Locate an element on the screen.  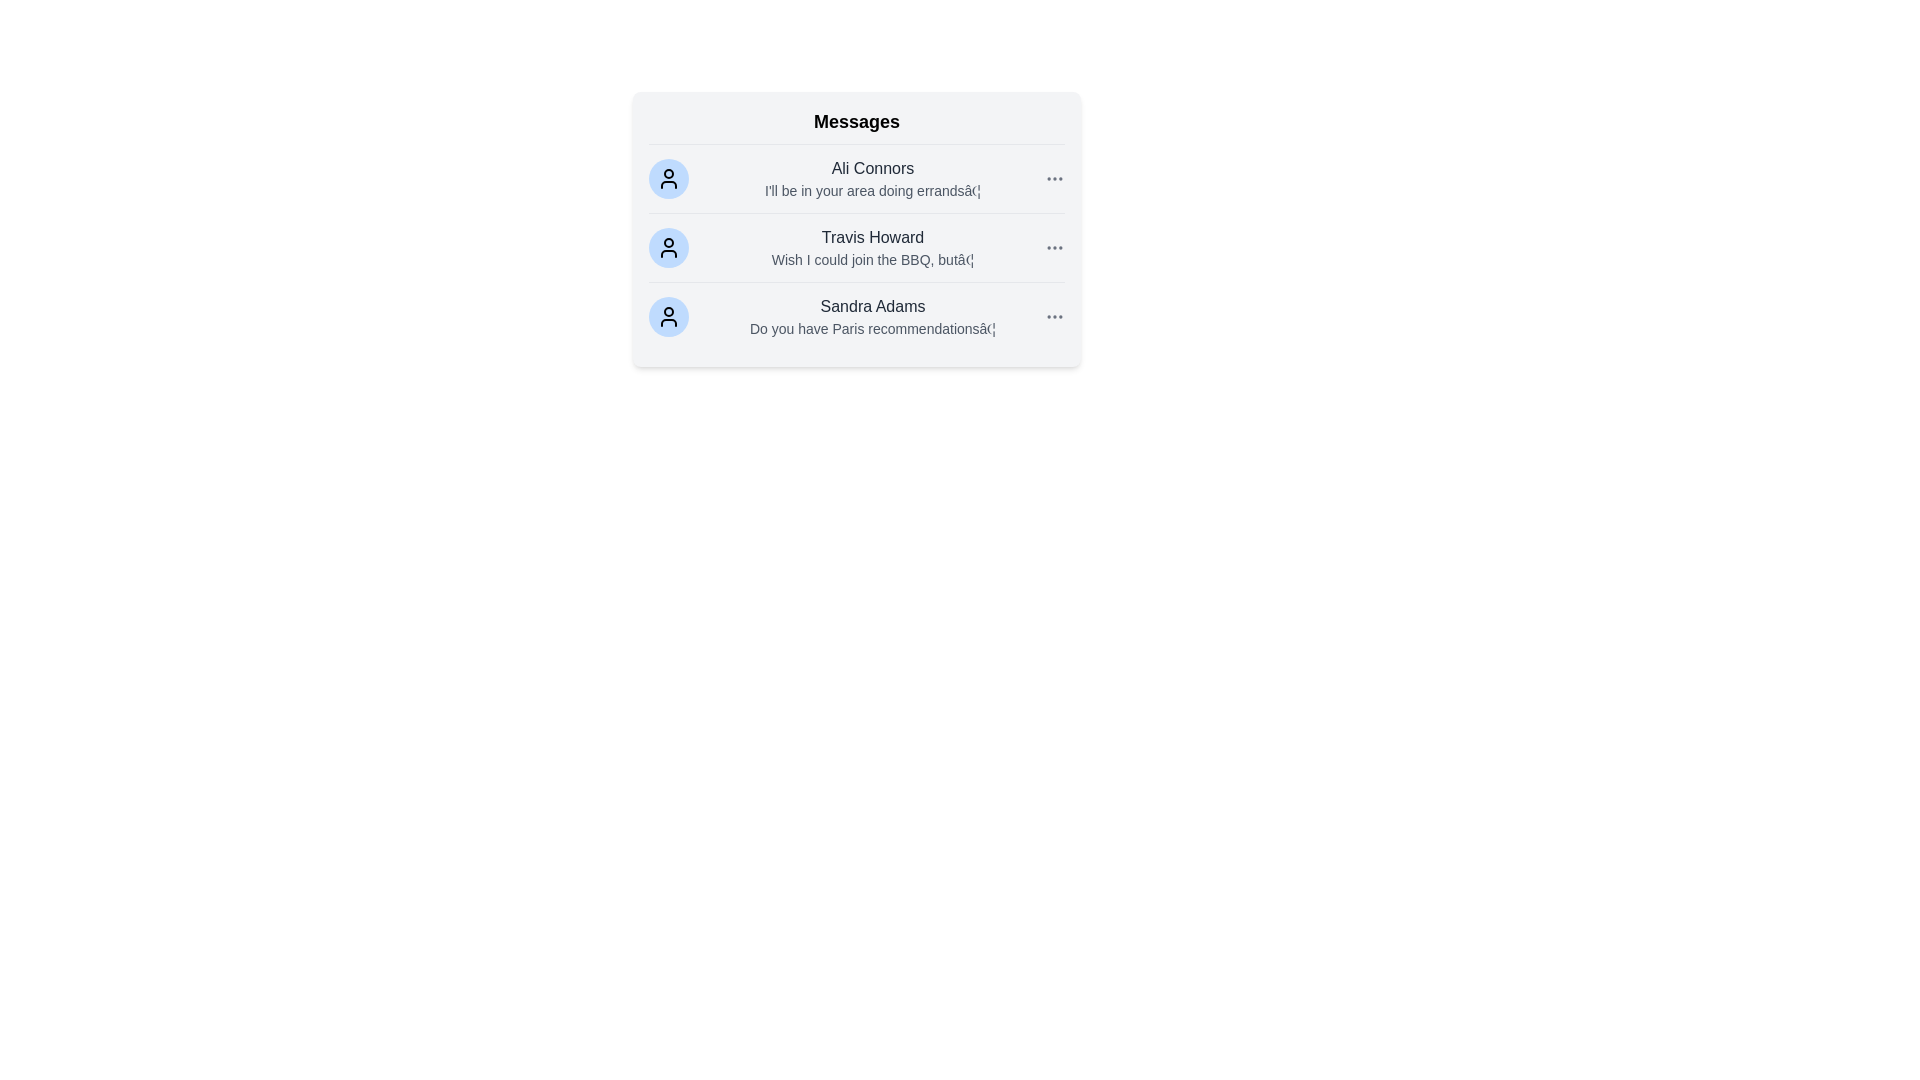
text content of the user name label located in the first user message card of the 'Messages' list, which is directly above the message preview text is located at coordinates (873, 168).